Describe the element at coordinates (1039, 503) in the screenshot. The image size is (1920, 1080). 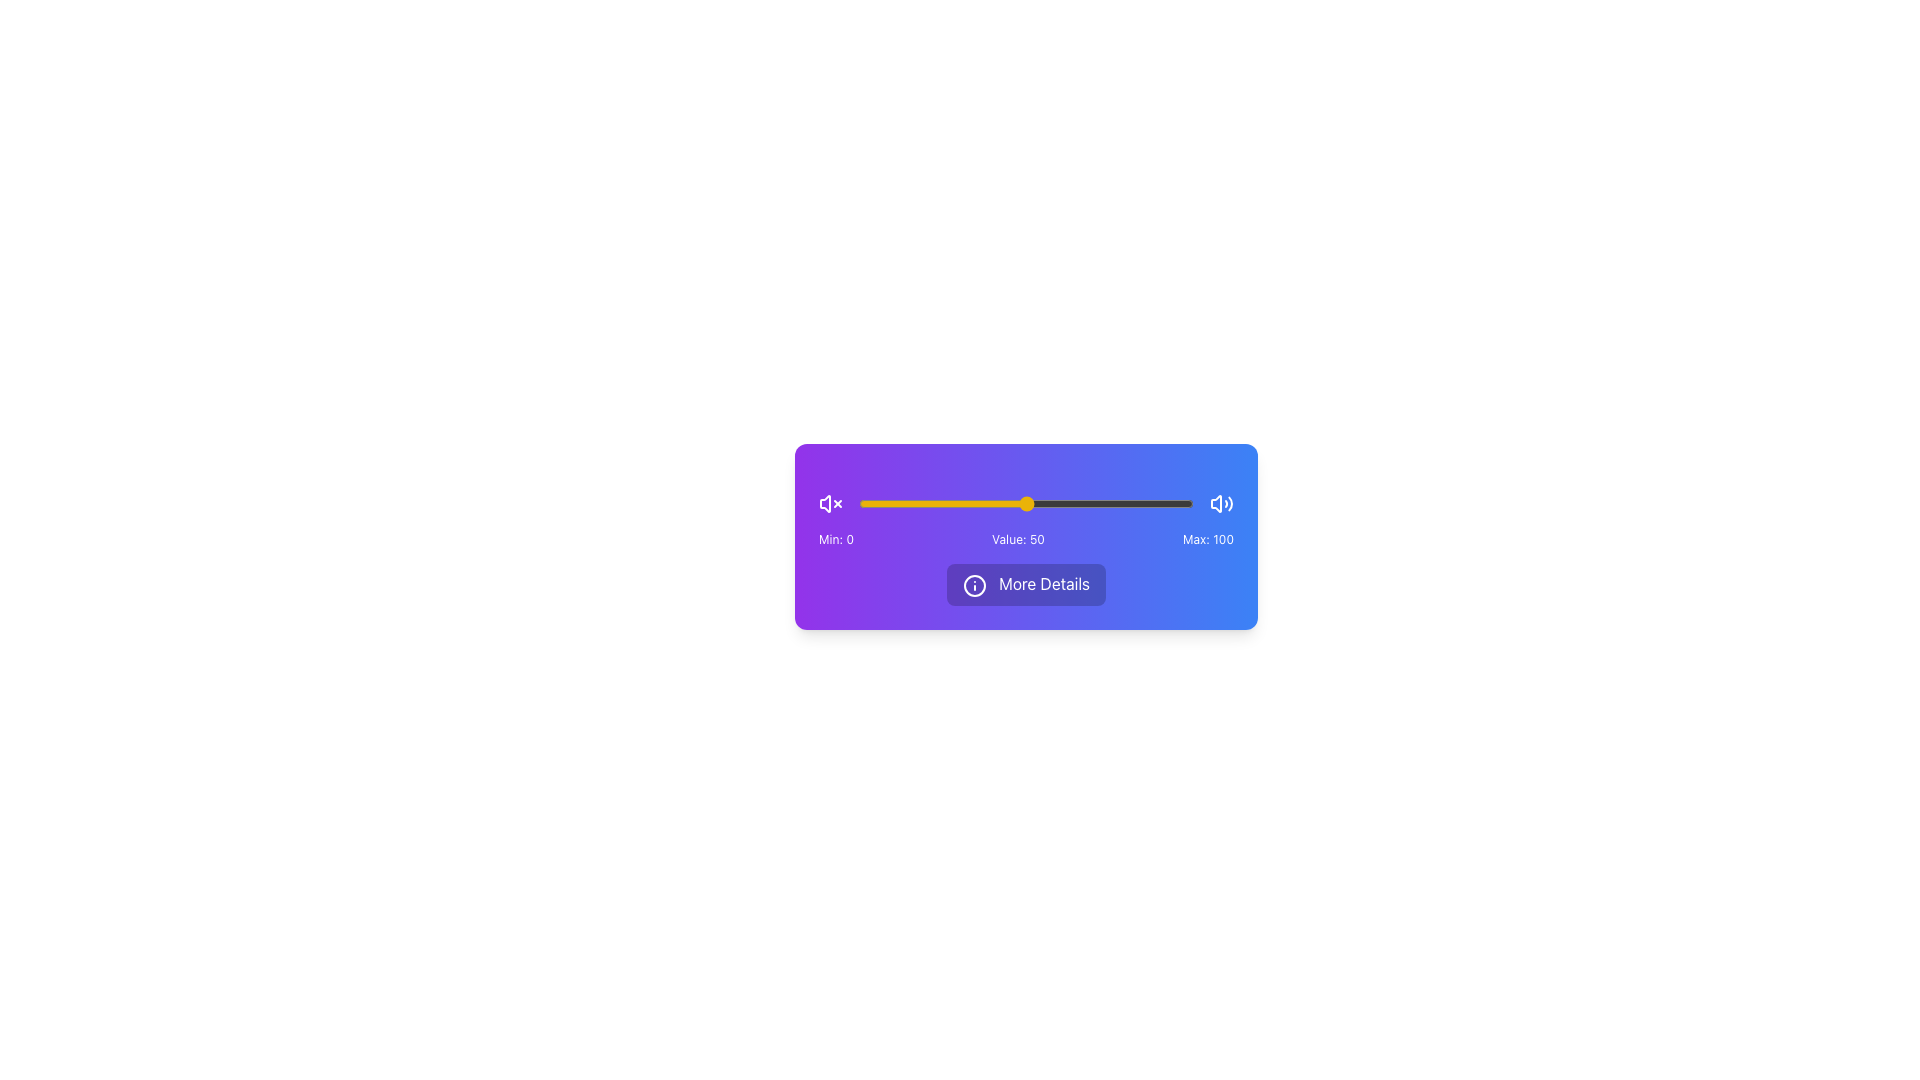
I see `the volume` at that location.